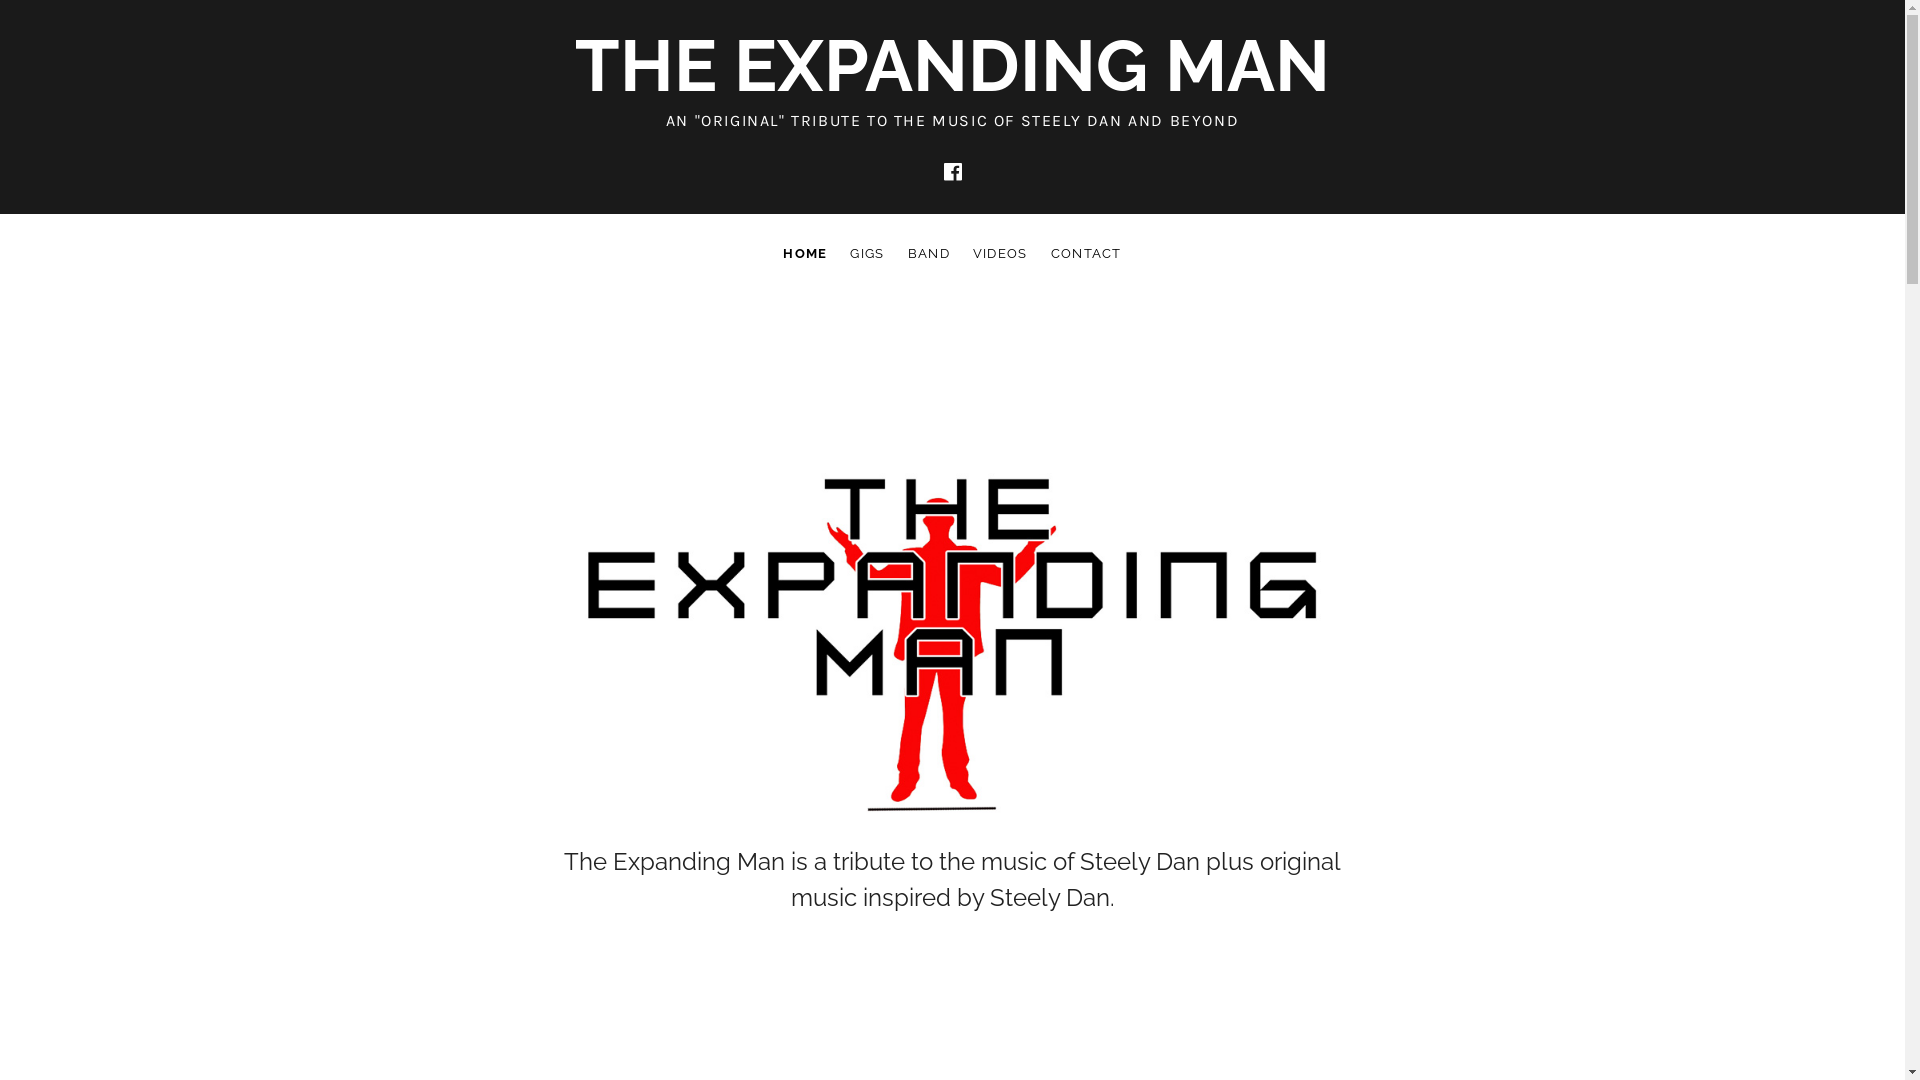  What do you see at coordinates (805, 253) in the screenshot?
I see `'HOME'` at bounding box center [805, 253].